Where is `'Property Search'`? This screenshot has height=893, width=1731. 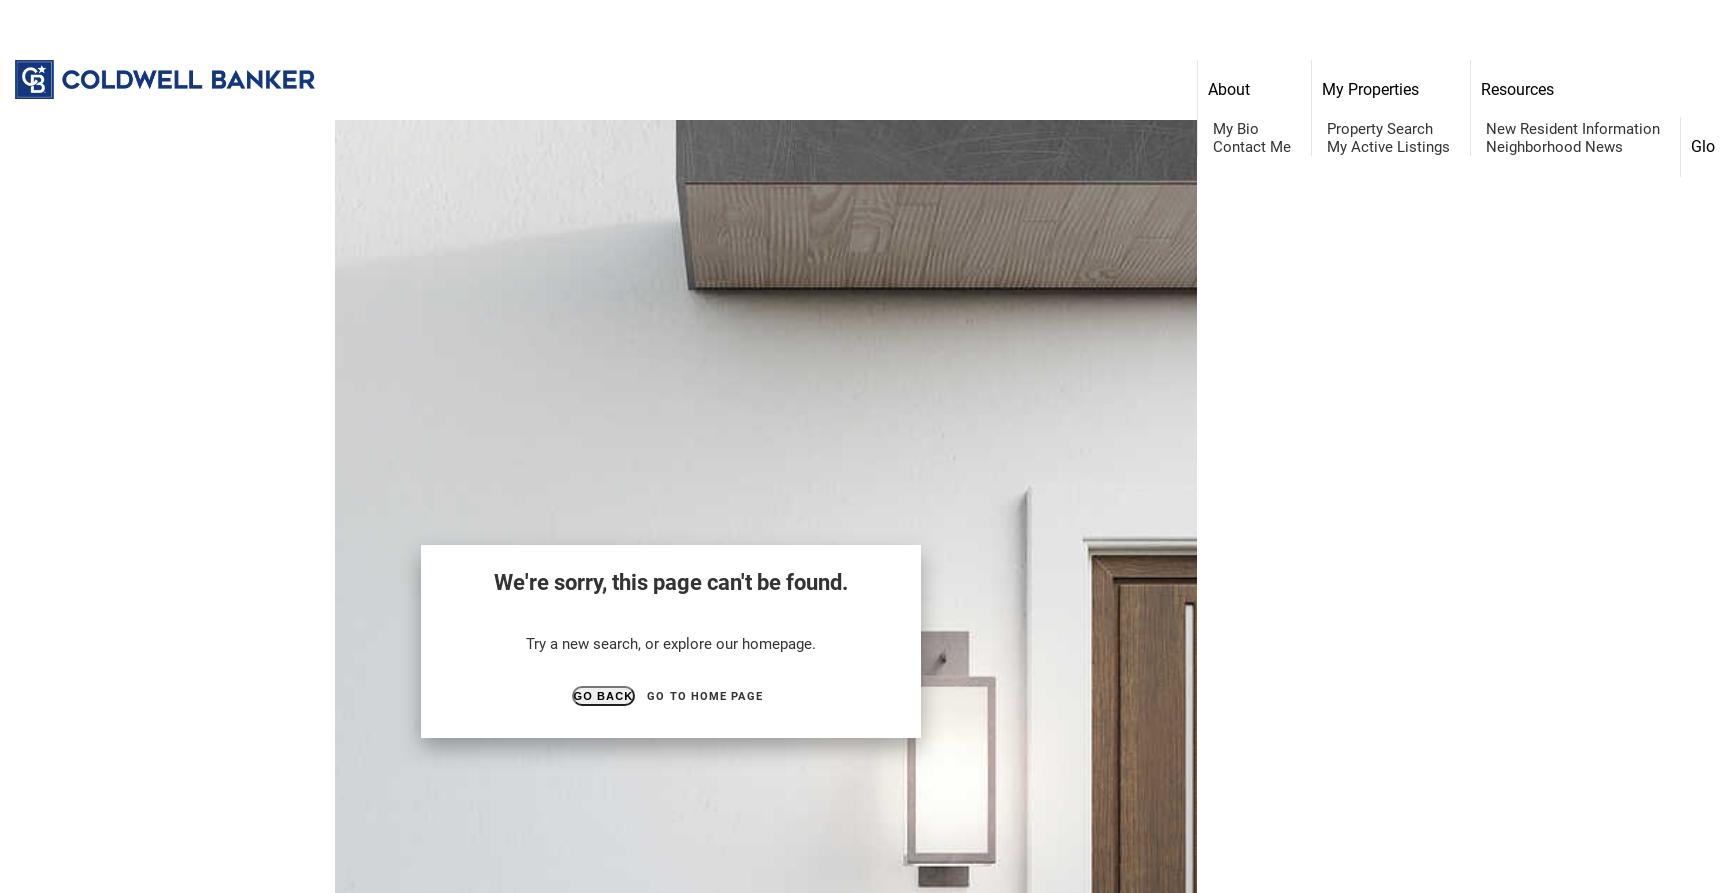
'Property Search' is located at coordinates (1377, 129).